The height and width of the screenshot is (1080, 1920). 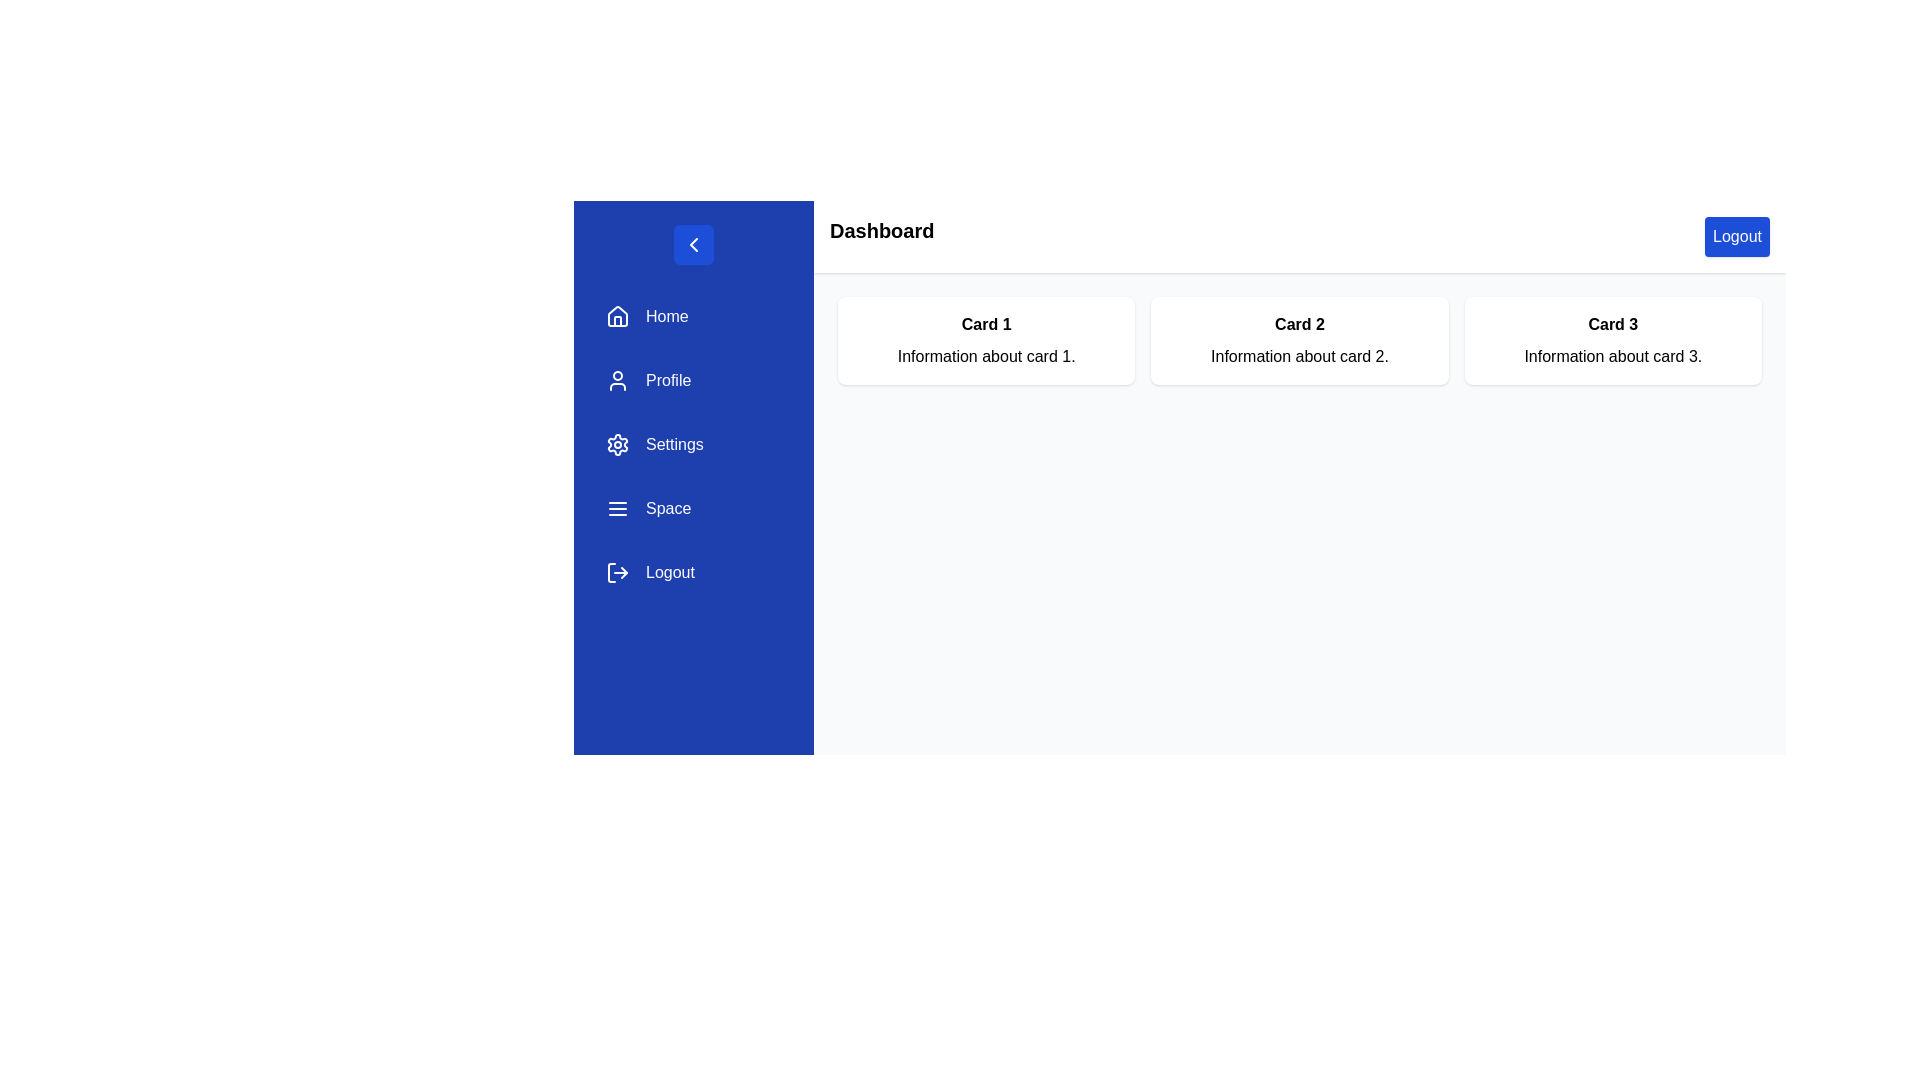 I want to click on the text element containing 'Information about card 3.' which is styled as plain text within the card labeled 'Card 3', so click(x=1613, y=356).